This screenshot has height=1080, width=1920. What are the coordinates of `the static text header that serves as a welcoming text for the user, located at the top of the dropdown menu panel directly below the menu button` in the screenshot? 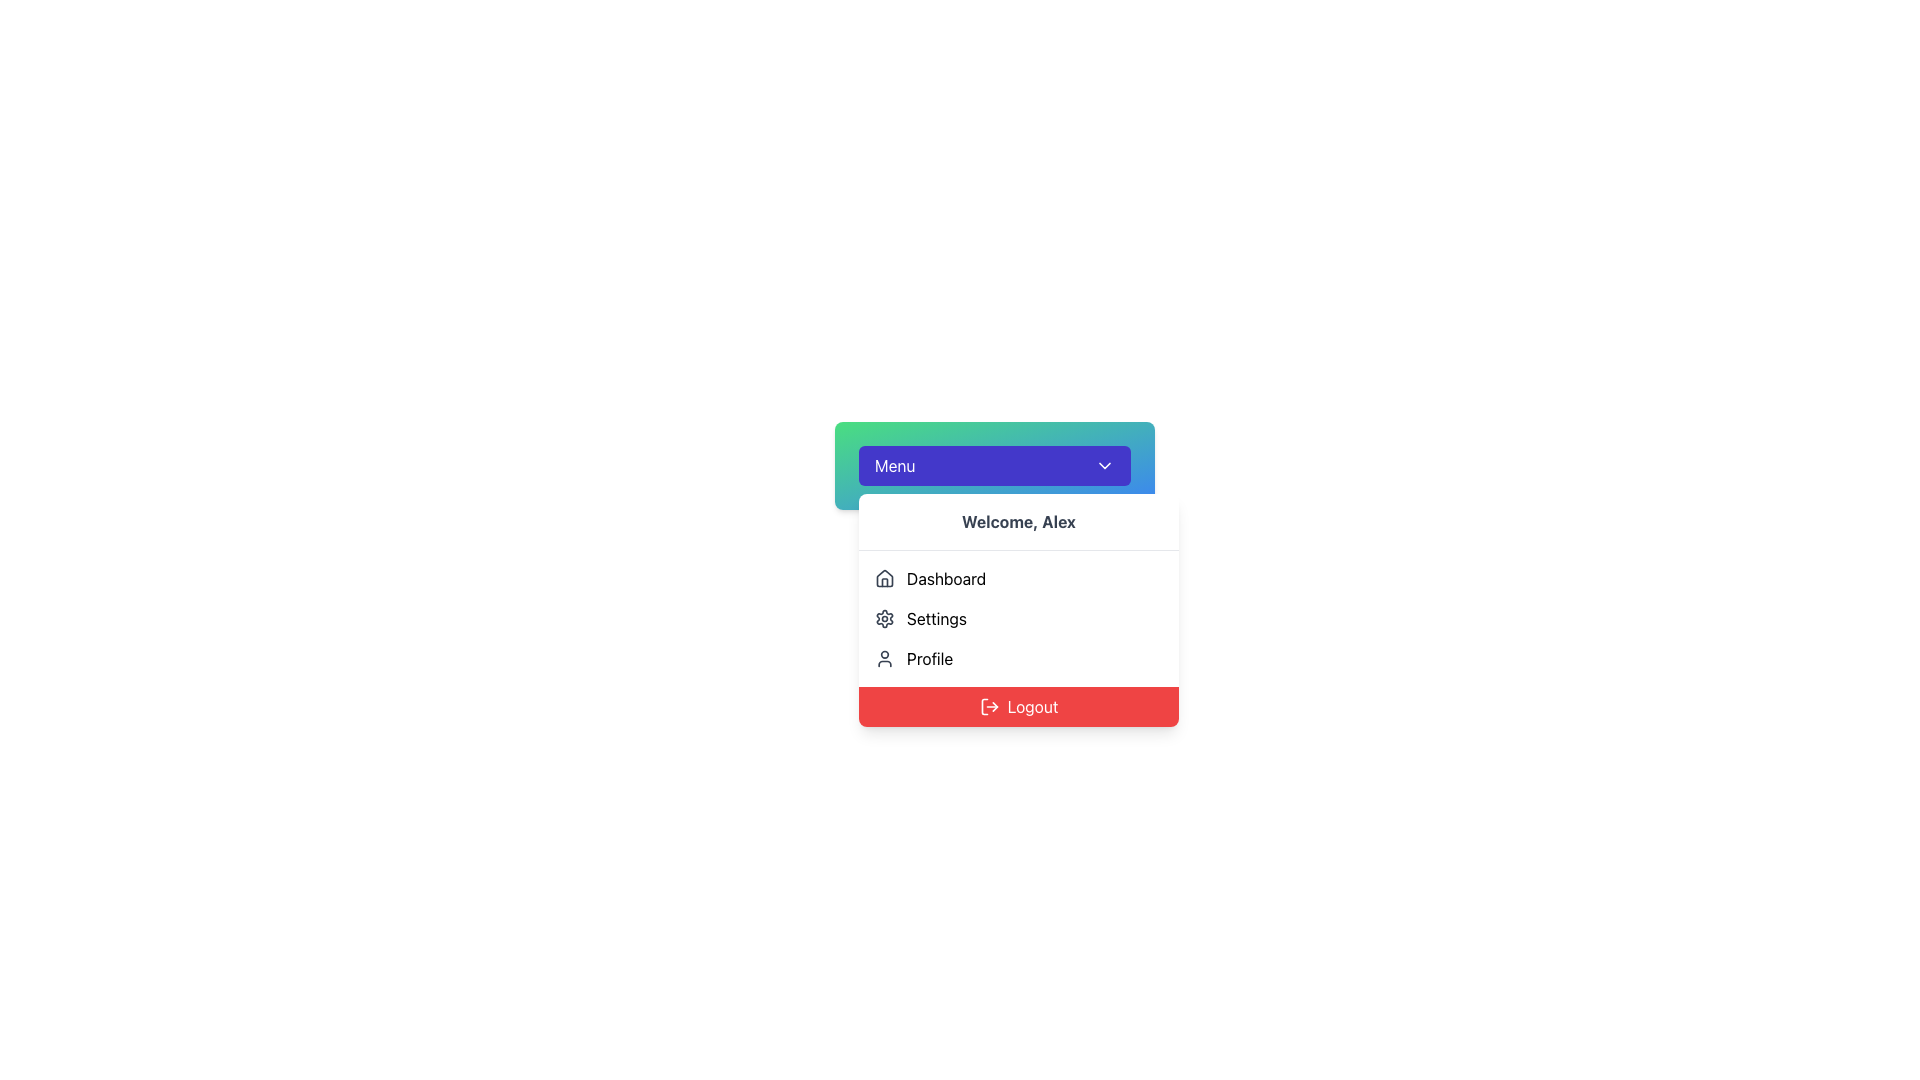 It's located at (1018, 521).